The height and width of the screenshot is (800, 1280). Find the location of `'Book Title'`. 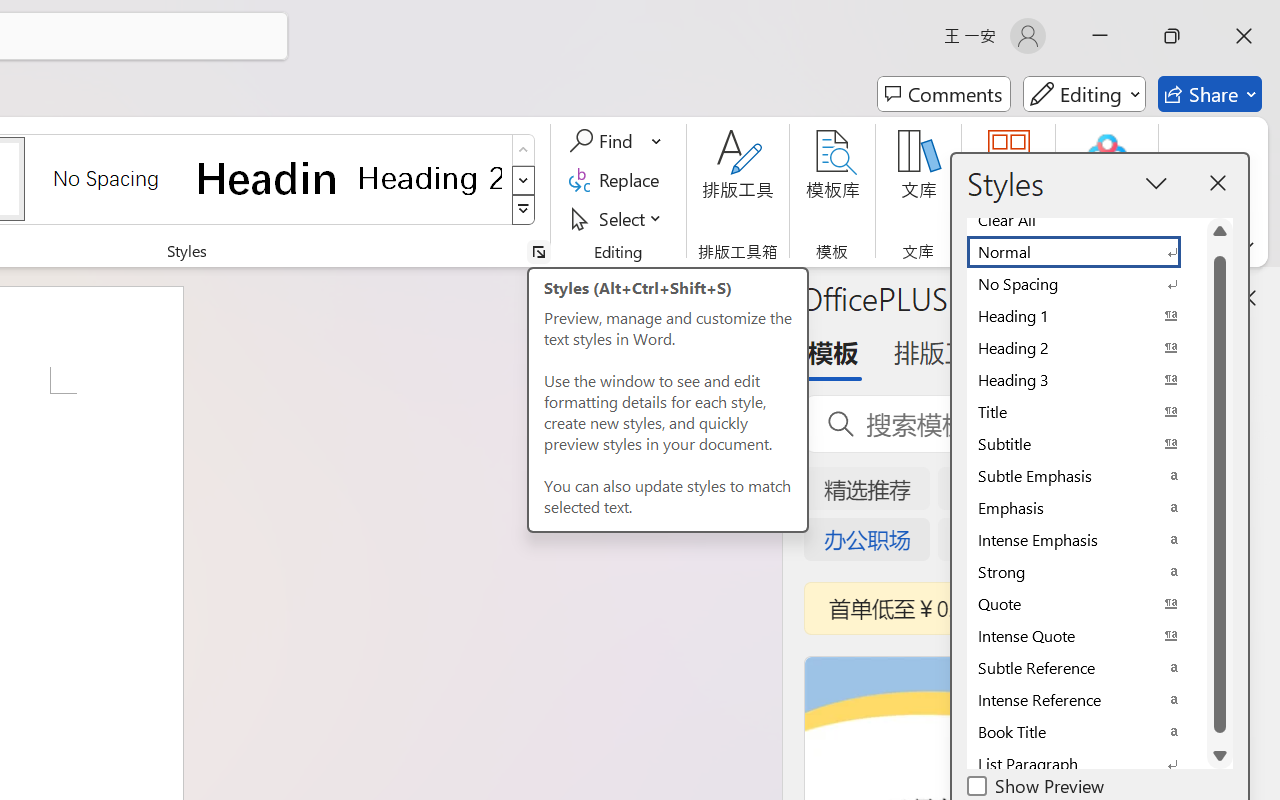

'Book Title' is located at coordinates (1085, 731).